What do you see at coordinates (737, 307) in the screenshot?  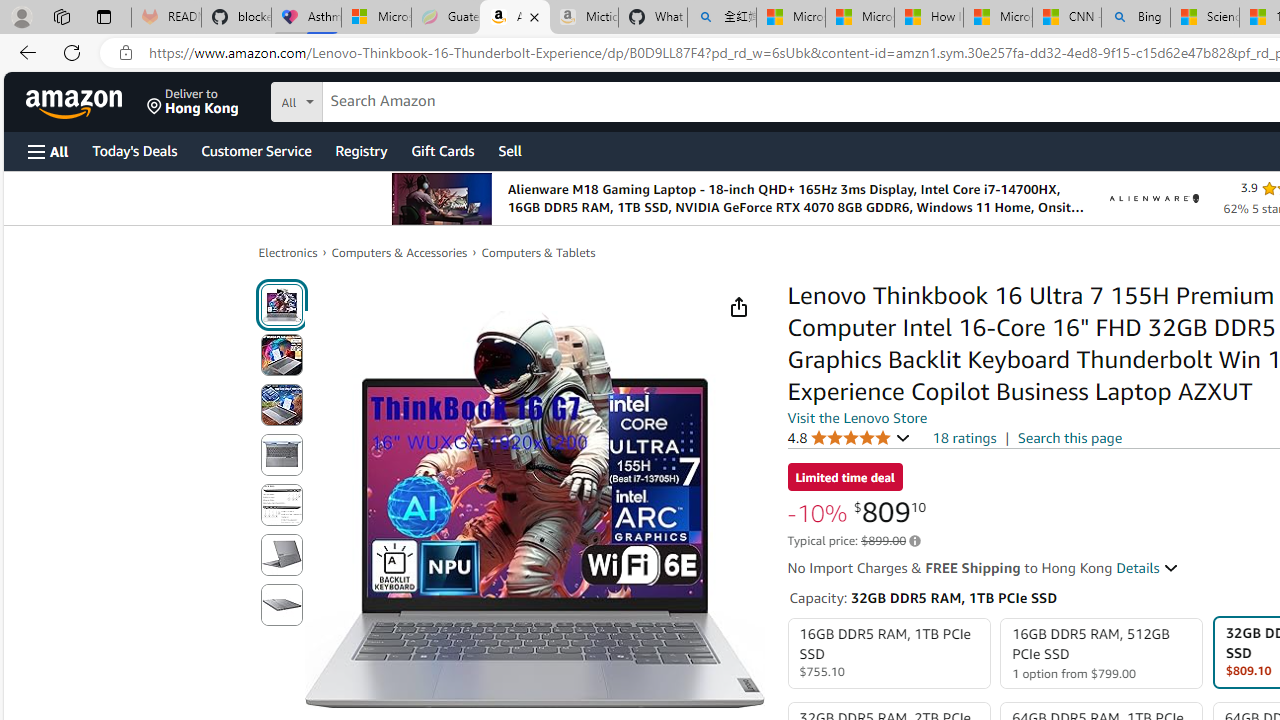 I see `'Share'` at bounding box center [737, 307].